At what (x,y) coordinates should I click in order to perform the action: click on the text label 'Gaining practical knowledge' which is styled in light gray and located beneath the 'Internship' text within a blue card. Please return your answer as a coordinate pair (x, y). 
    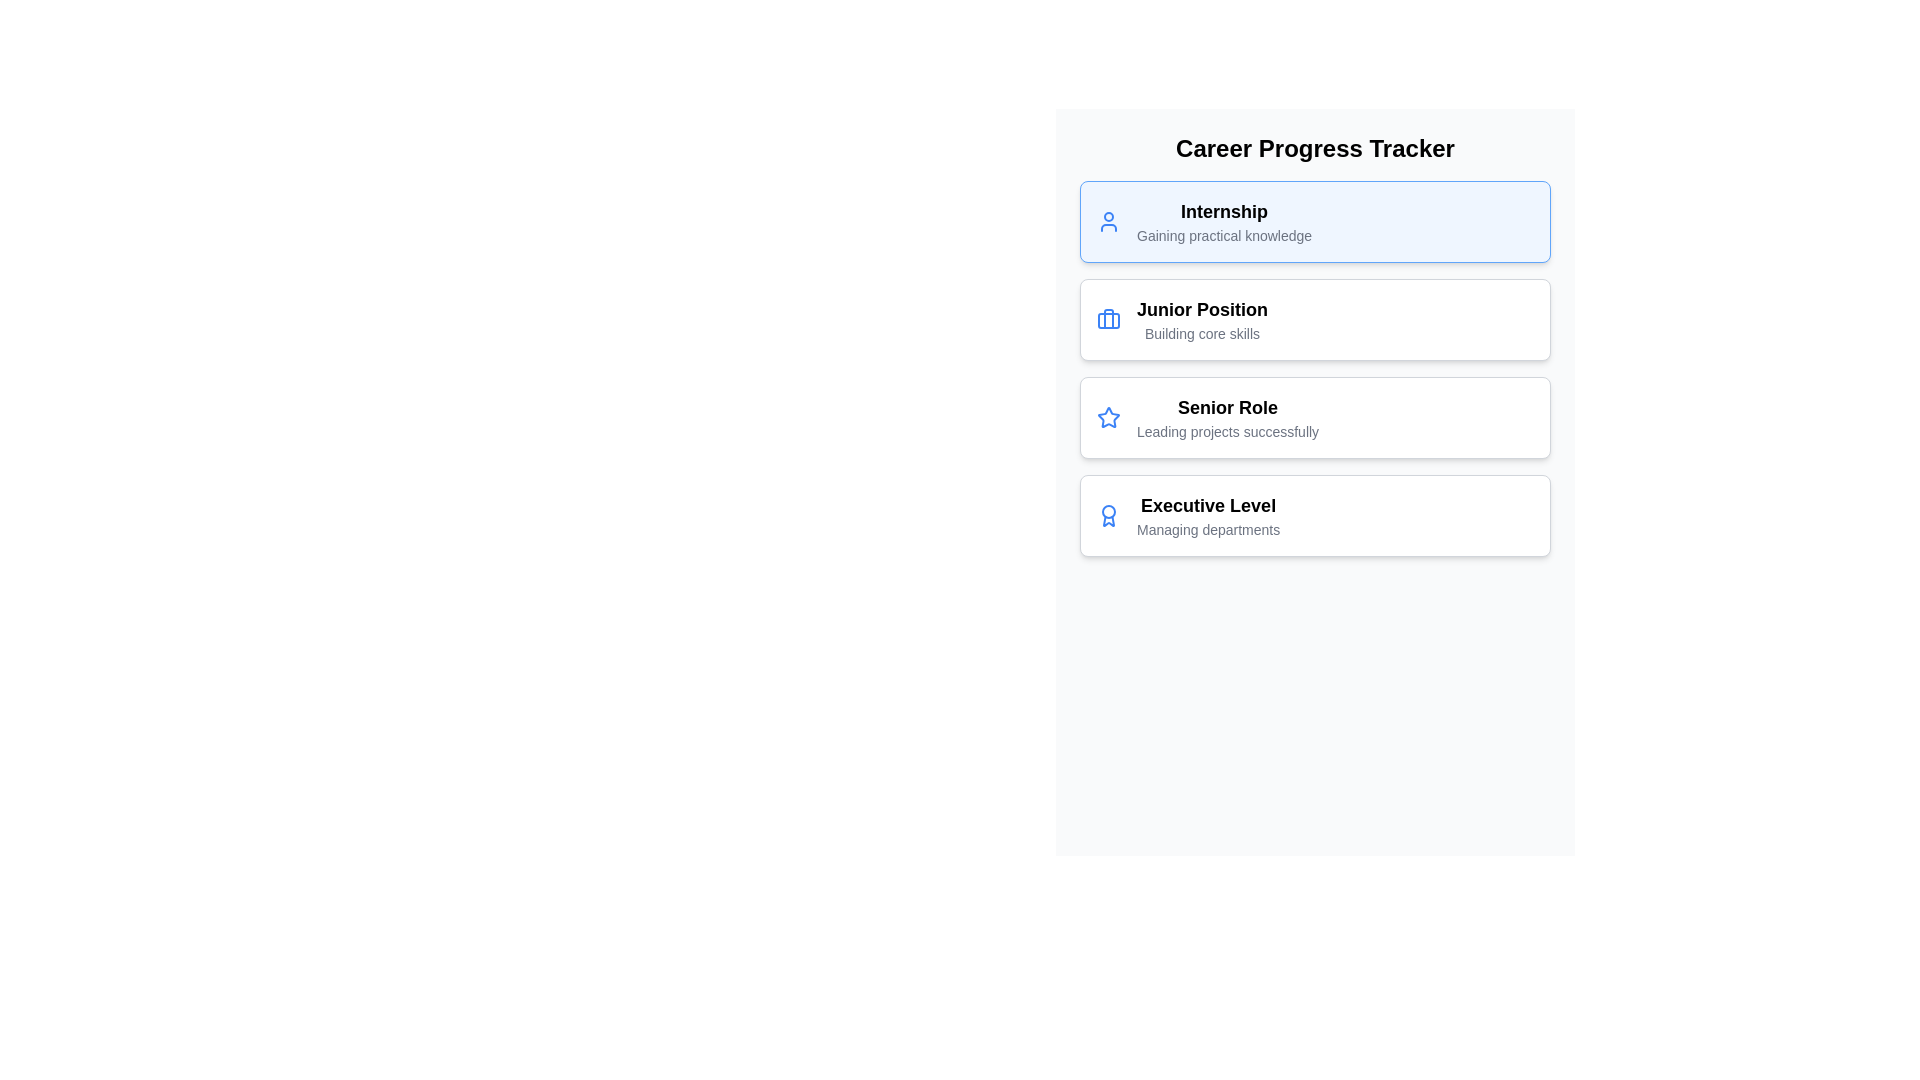
    Looking at the image, I should click on (1223, 234).